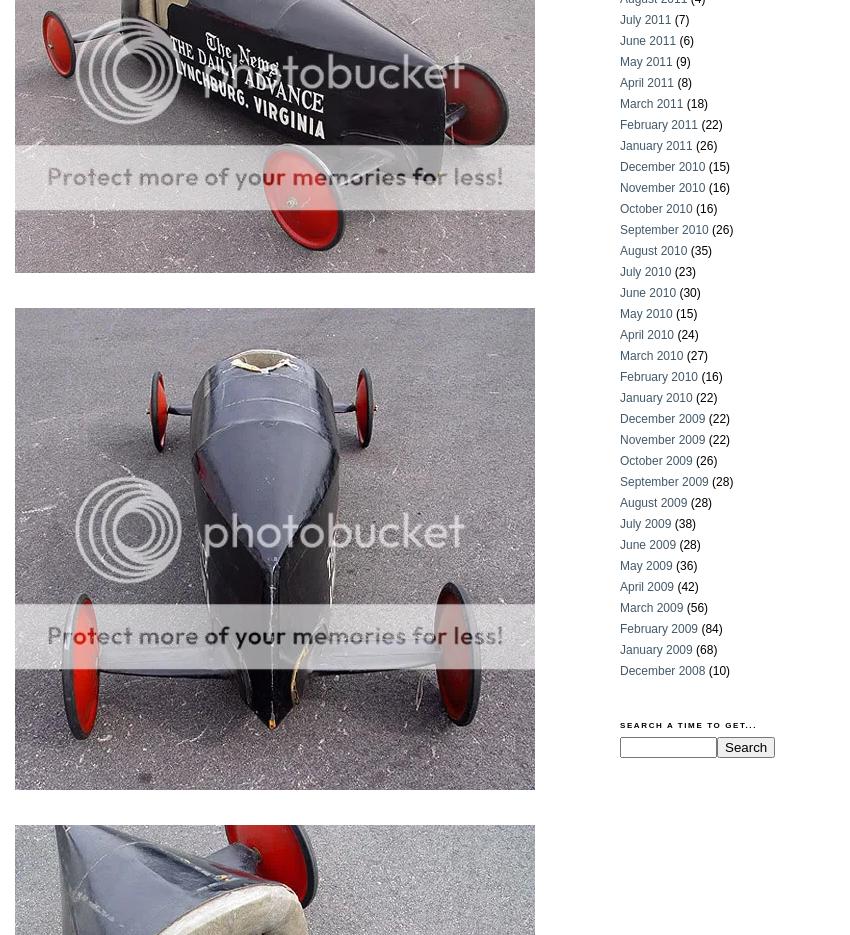  I want to click on 'October 2009', so click(656, 459).